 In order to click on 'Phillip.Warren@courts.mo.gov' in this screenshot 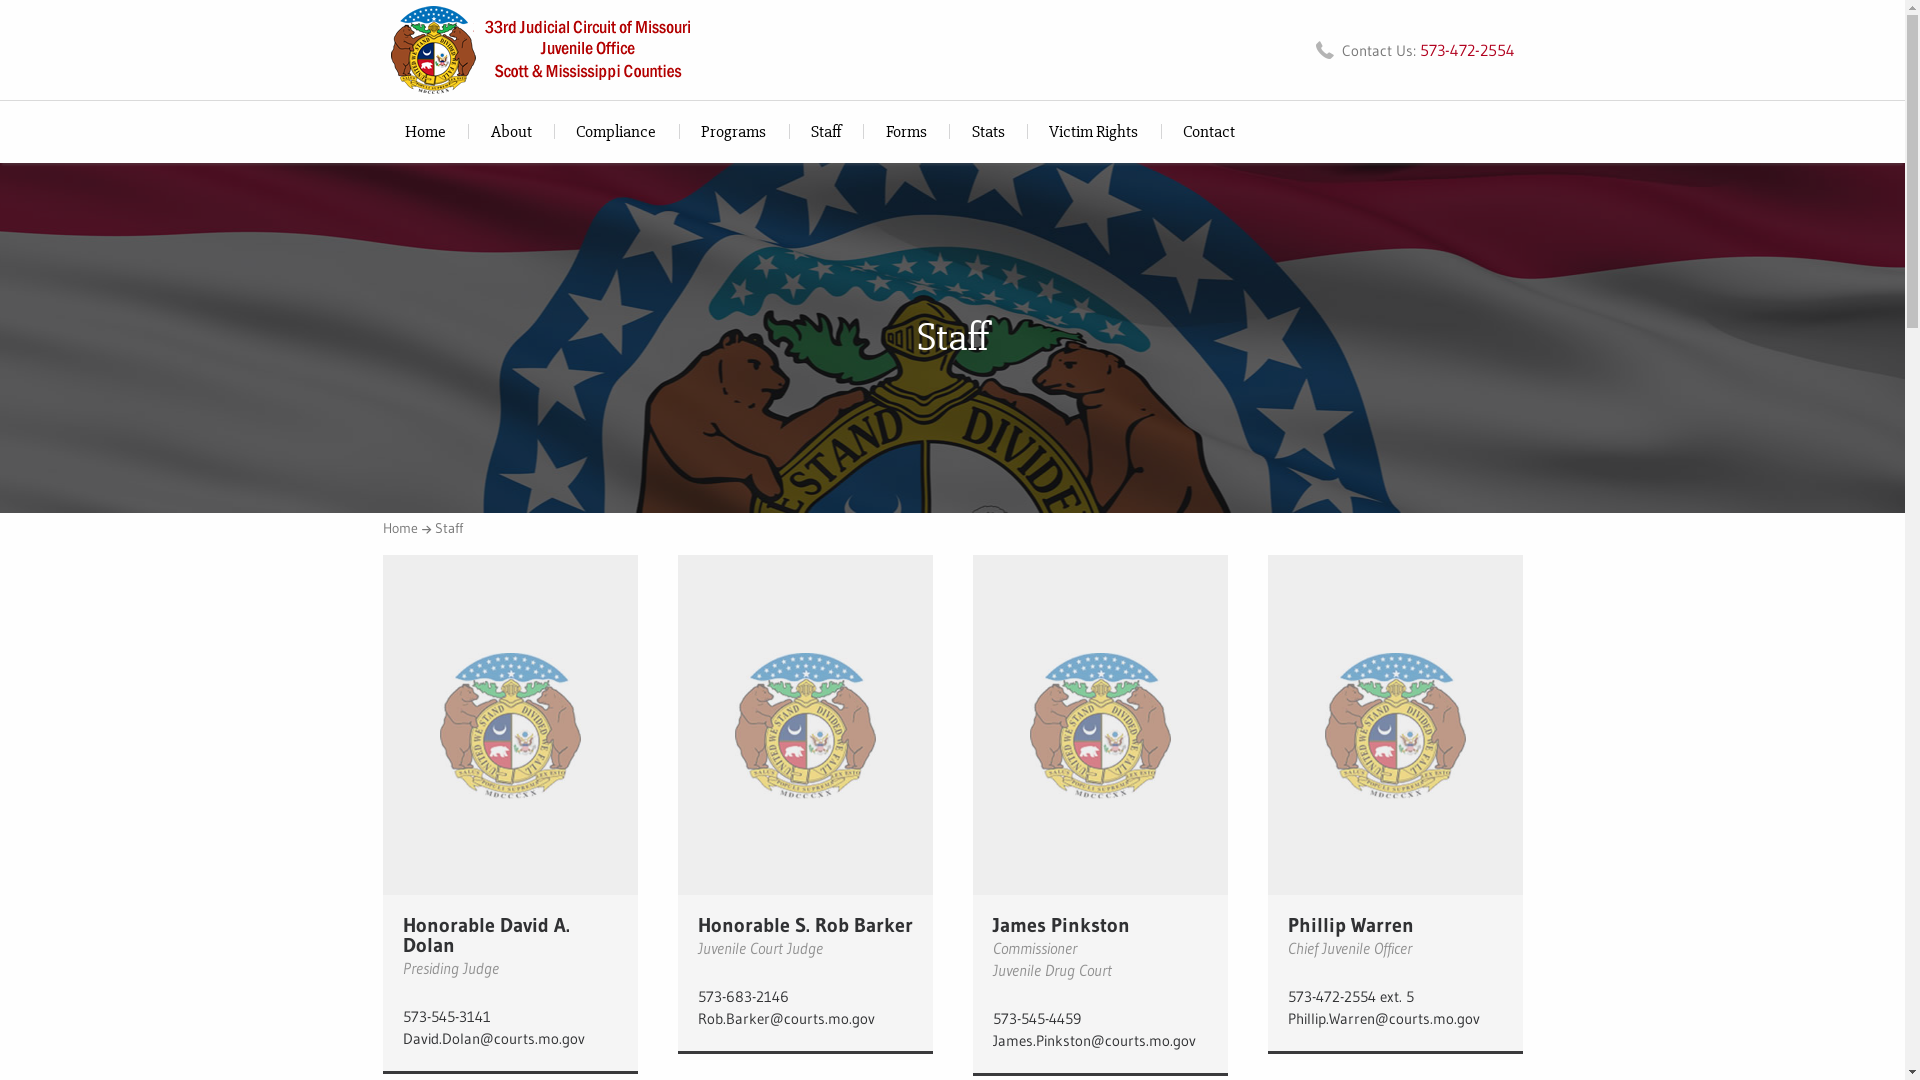, I will do `click(1394, 1019)`.